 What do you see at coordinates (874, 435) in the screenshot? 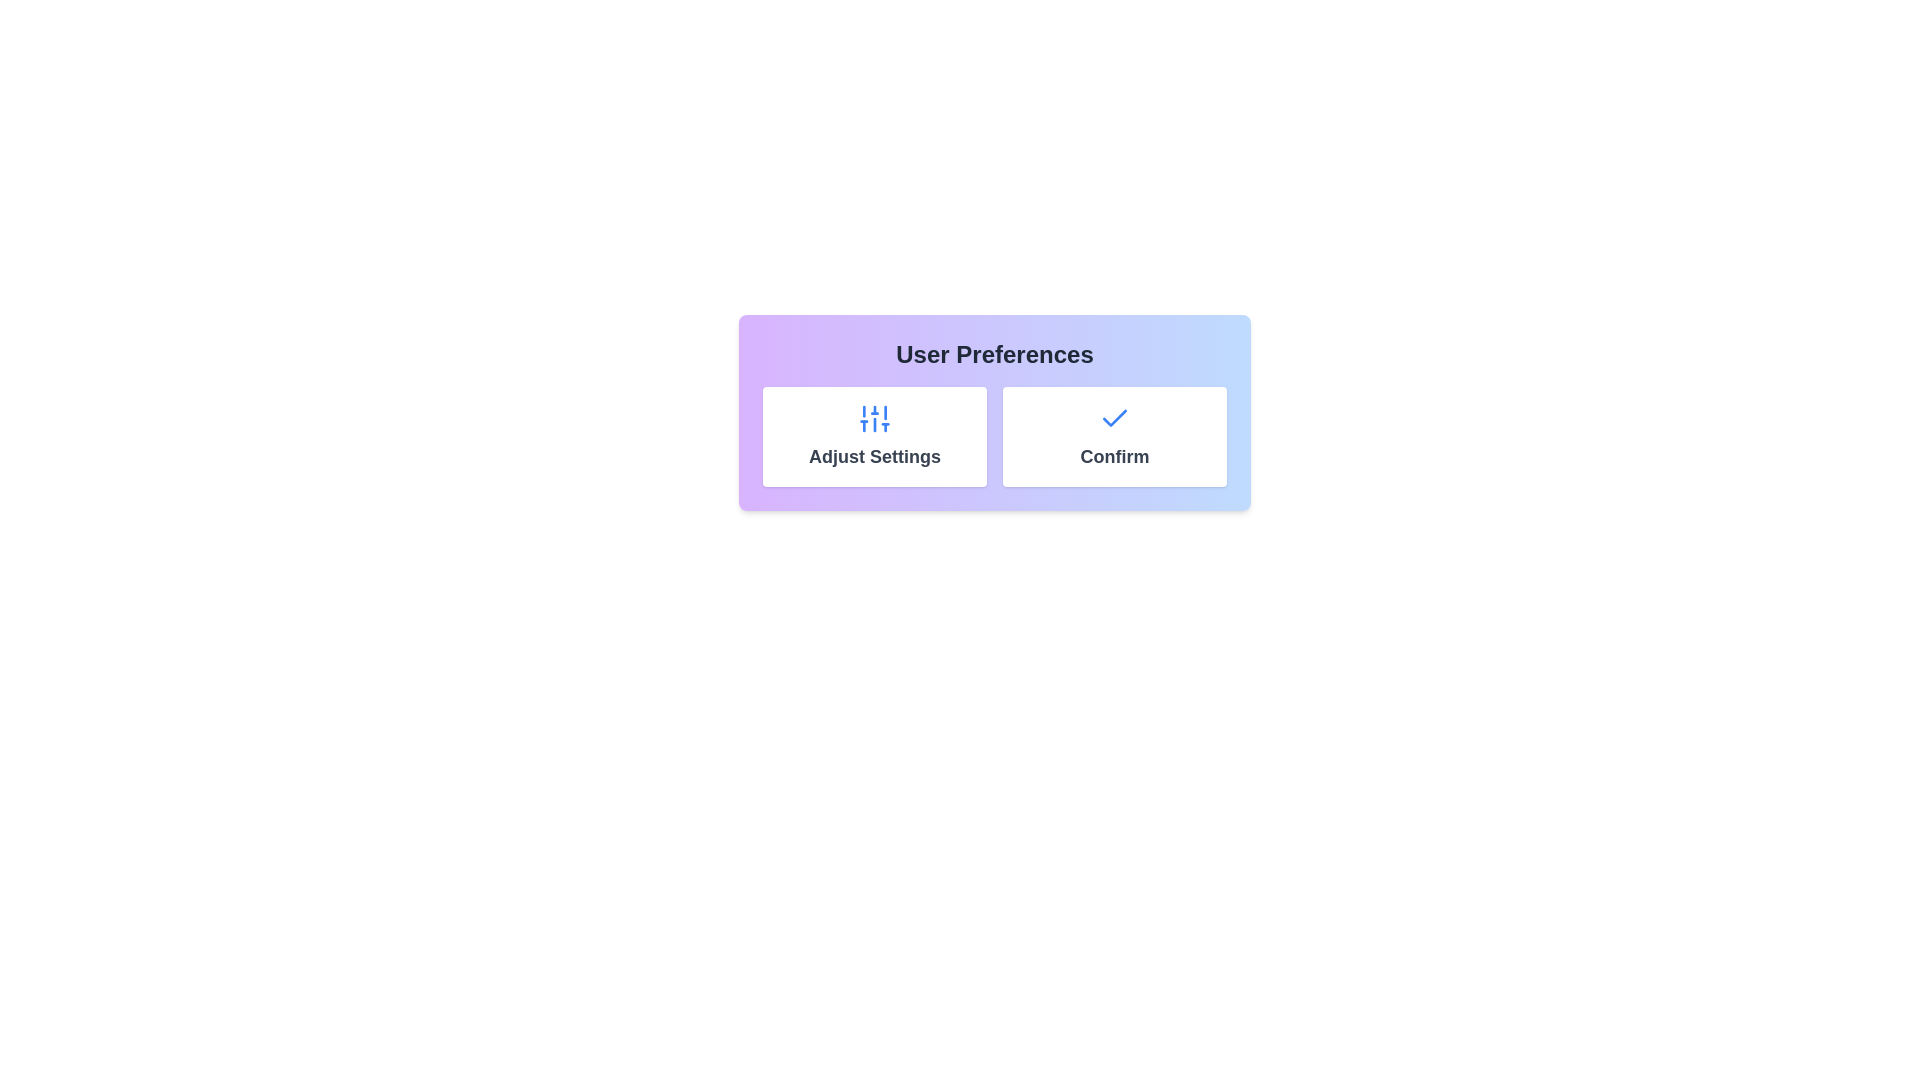
I see `the rectangular button with rounded corners and a white background that has a blue sliders icon above the 'Adjust Settings' text to trigger visual changes` at bounding box center [874, 435].